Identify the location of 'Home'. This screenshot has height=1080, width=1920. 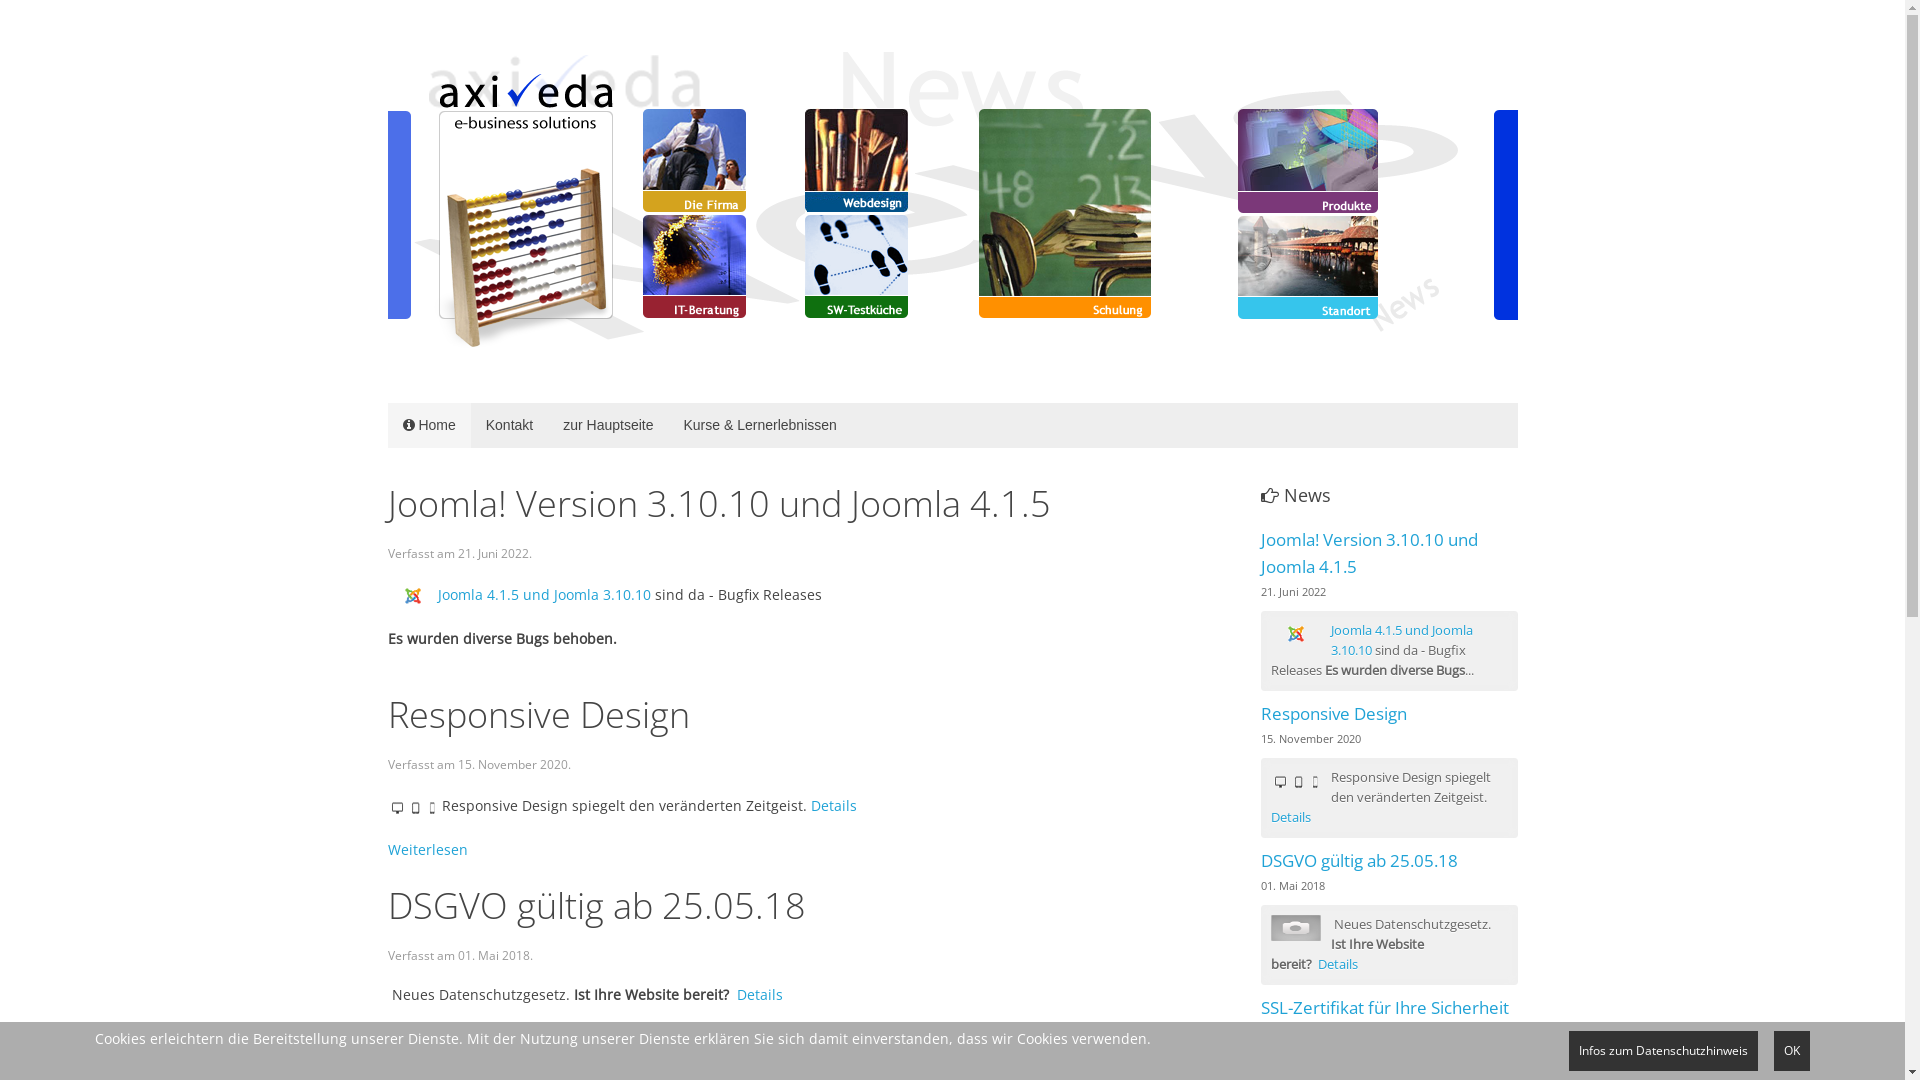
(428, 424).